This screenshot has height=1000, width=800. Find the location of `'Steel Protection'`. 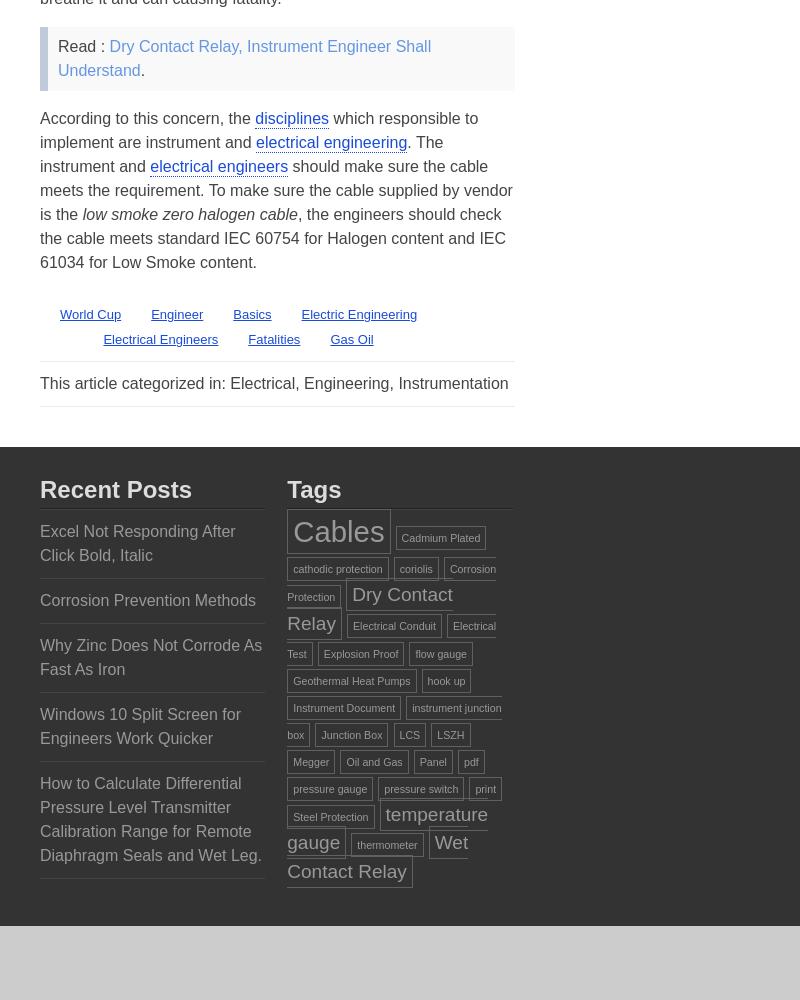

'Steel Protection' is located at coordinates (329, 815).